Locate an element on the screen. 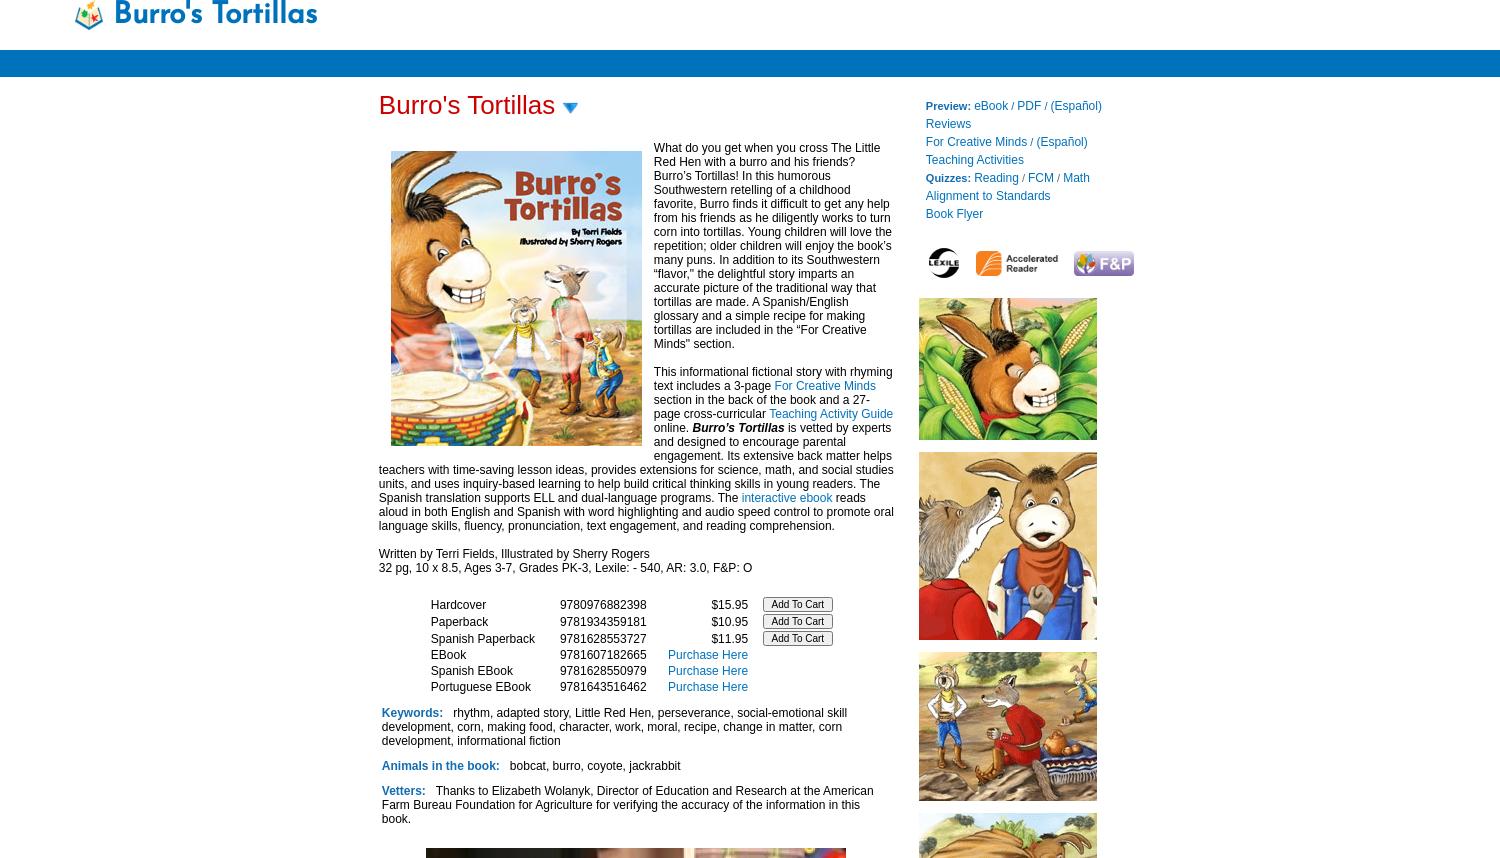 This screenshot has width=1500, height=858. 'PDF' is located at coordinates (1017, 105).